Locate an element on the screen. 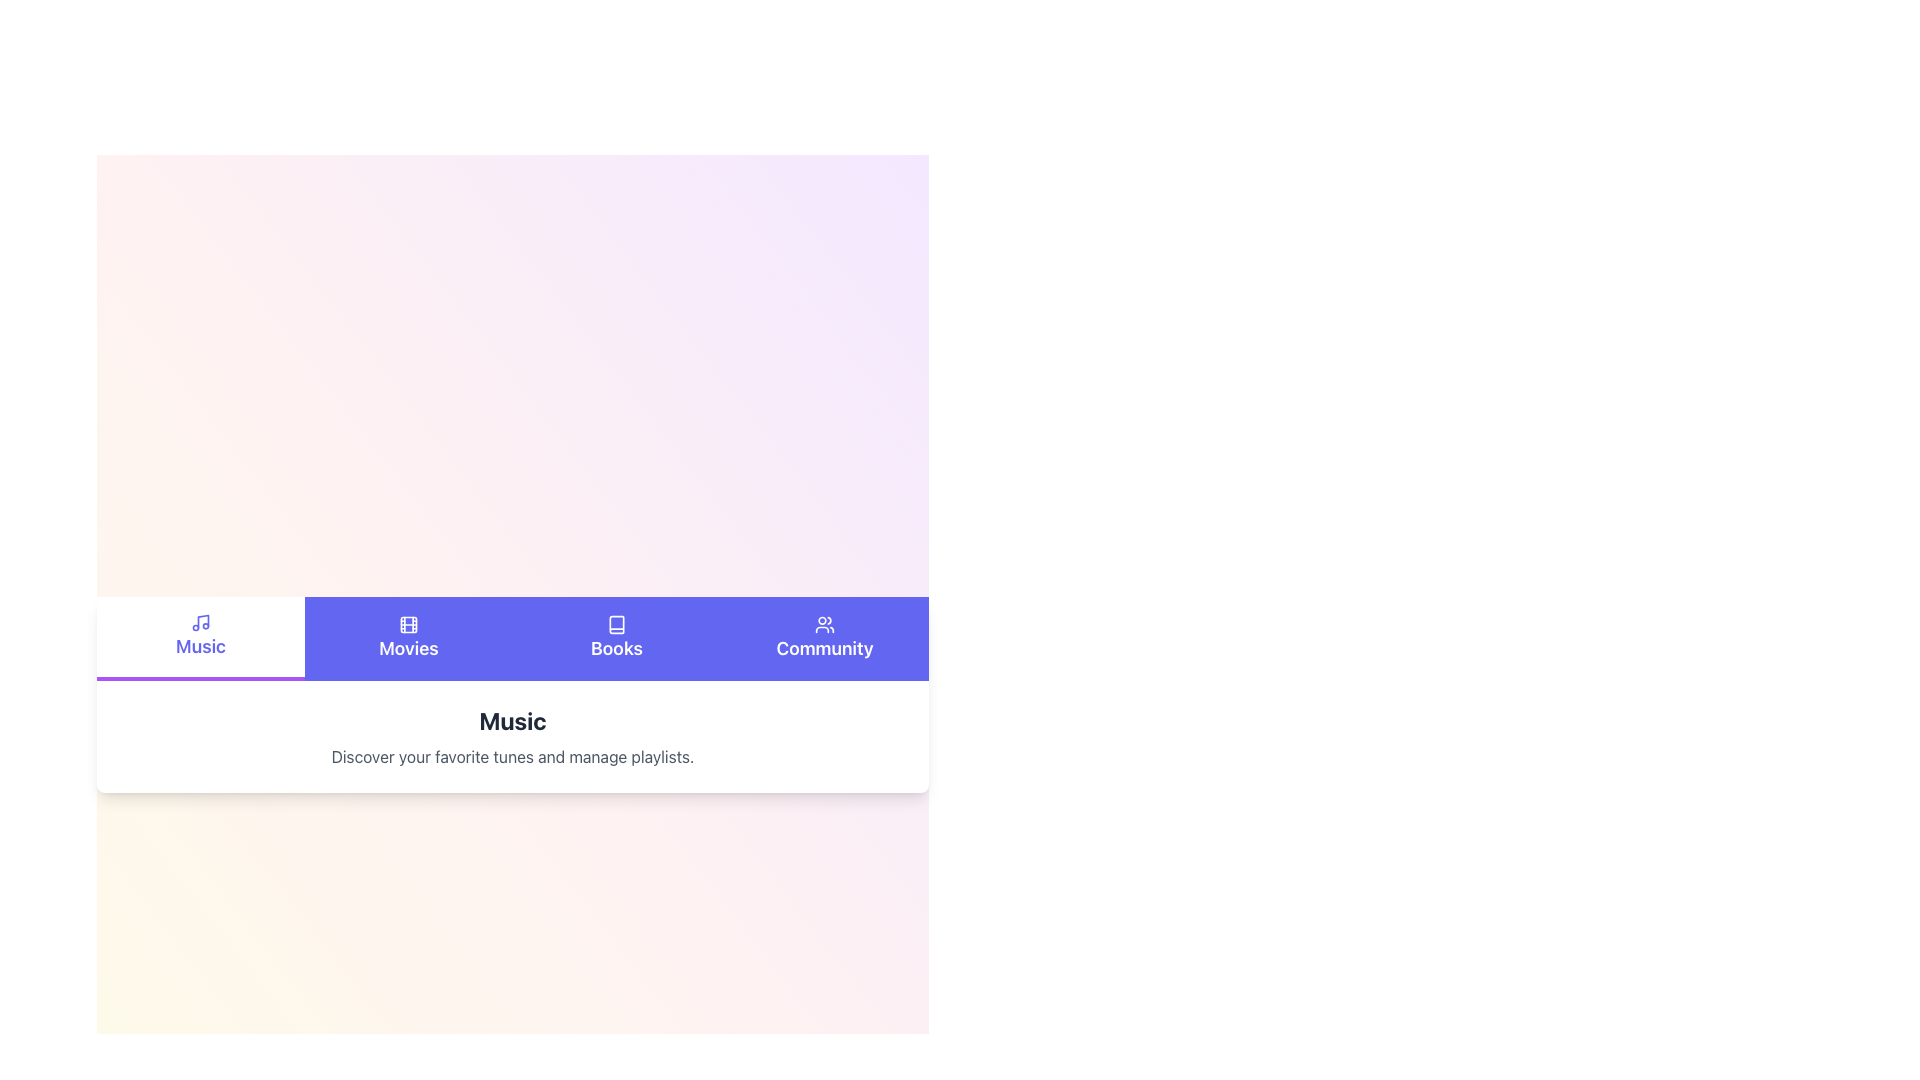 Image resolution: width=1920 pixels, height=1080 pixels. the button that navigates to the books section, which is the third button in a row of four buttons, located between 'Movies' and 'Community' is located at coordinates (616, 639).